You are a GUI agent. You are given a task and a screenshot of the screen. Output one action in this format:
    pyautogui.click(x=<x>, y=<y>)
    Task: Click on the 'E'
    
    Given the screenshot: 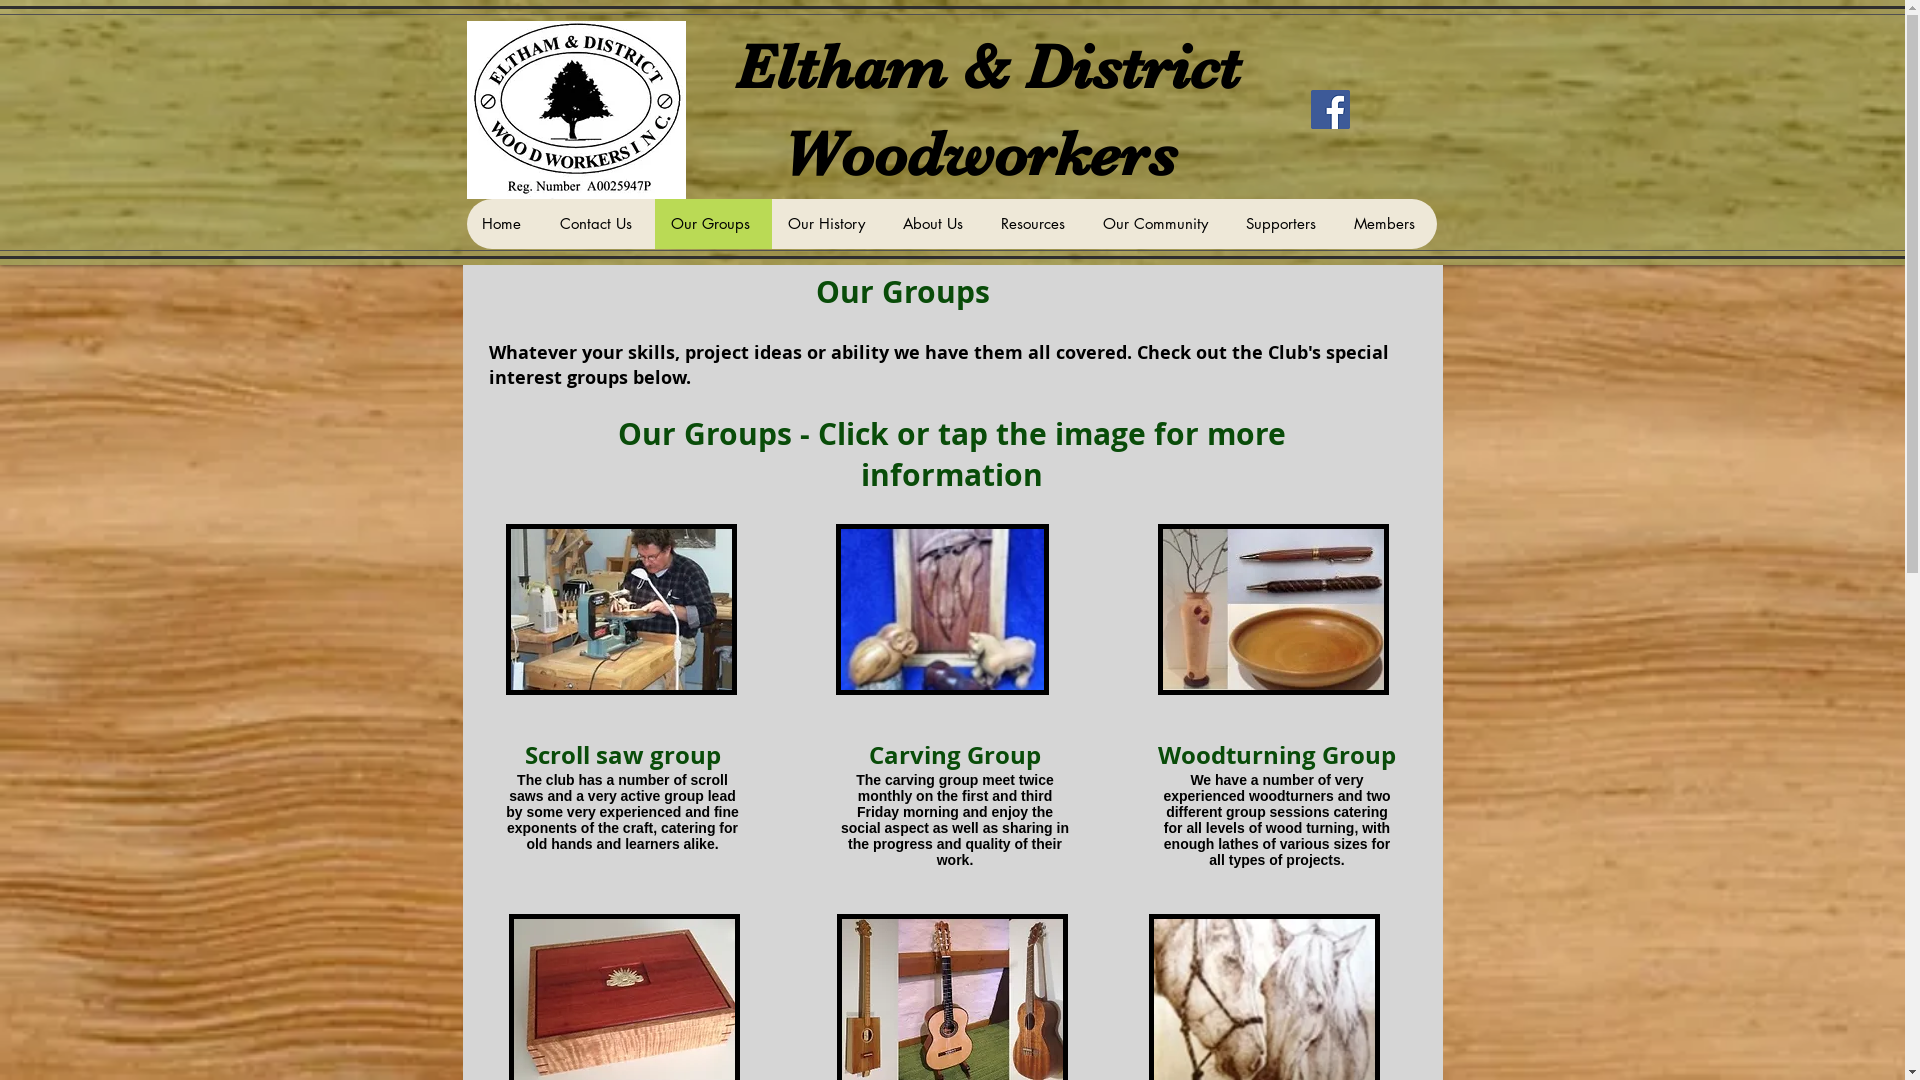 What is the action you would take?
    pyautogui.click(x=754, y=65)
    